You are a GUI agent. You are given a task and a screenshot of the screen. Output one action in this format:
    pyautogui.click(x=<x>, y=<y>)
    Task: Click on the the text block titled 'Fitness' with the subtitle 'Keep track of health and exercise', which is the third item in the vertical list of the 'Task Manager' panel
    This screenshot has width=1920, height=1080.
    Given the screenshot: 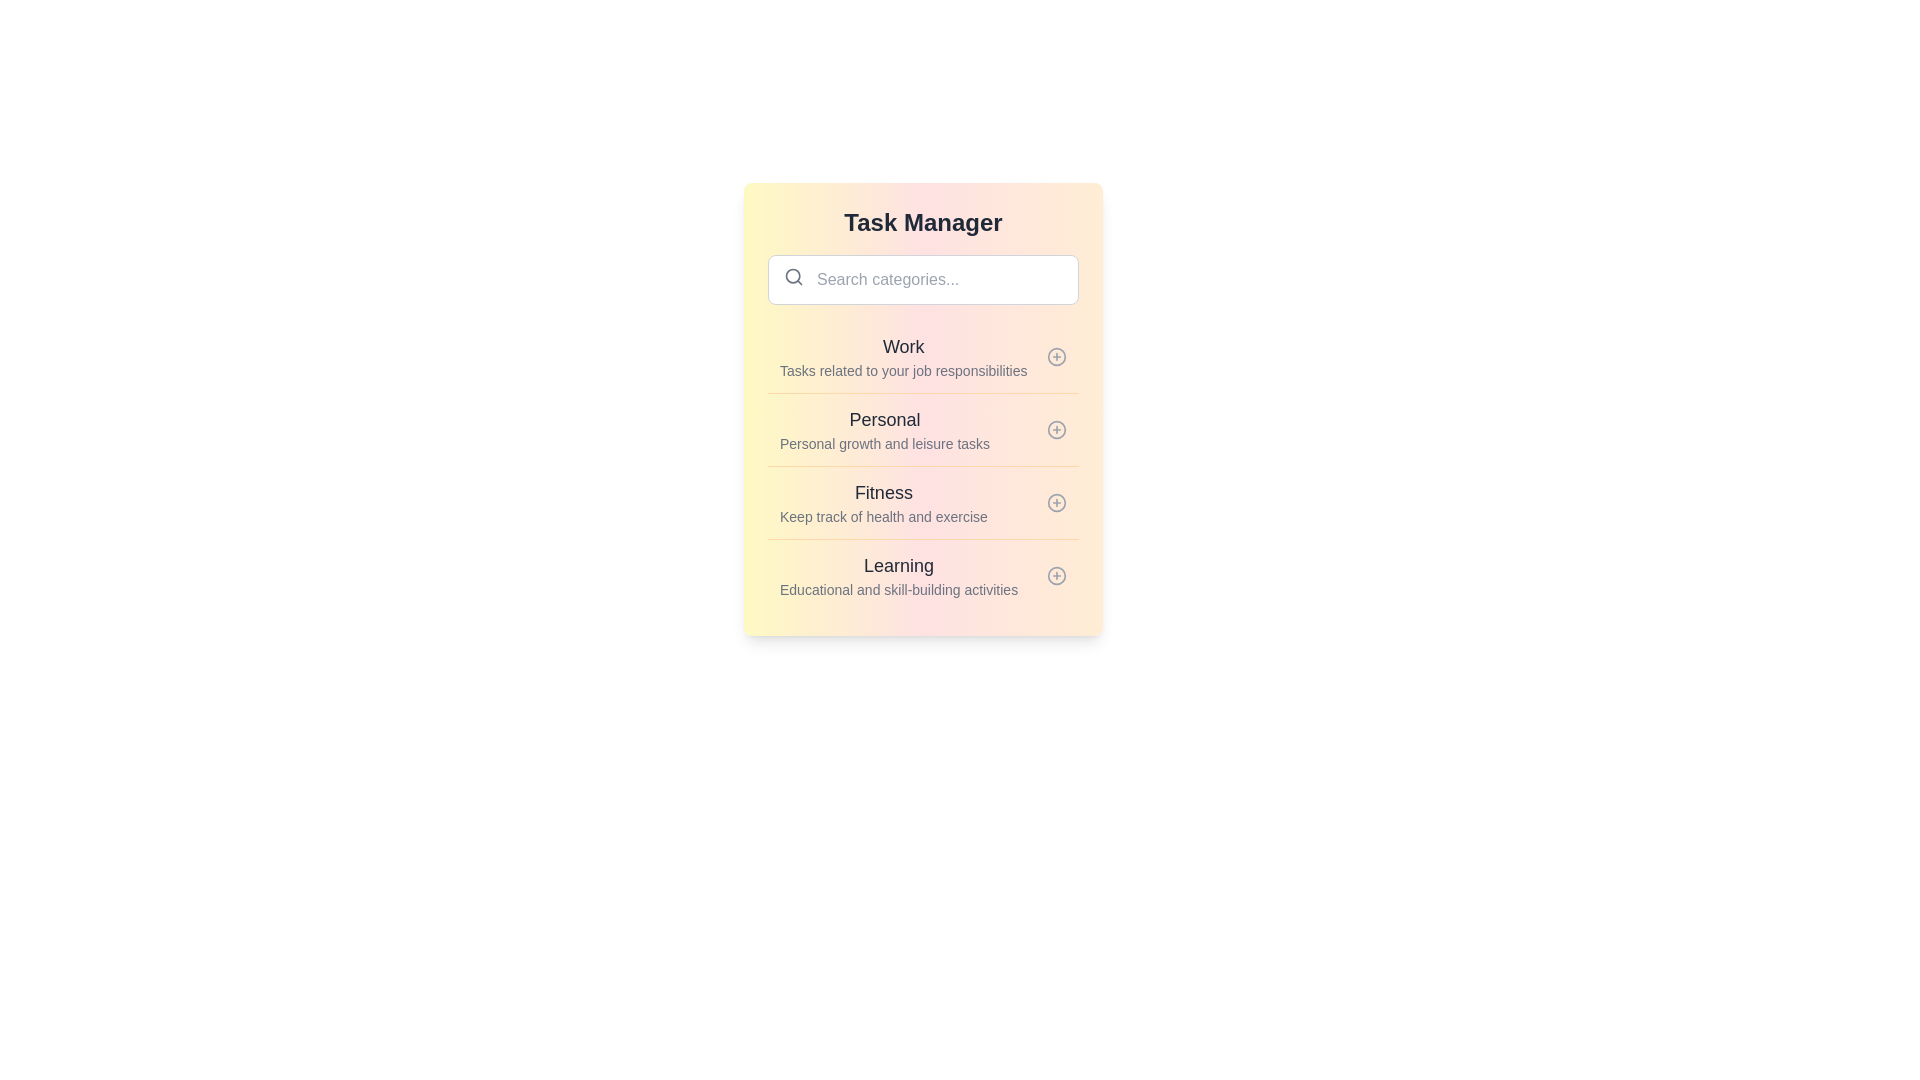 What is the action you would take?
    pyautogui.click(x=882, y=501)
    